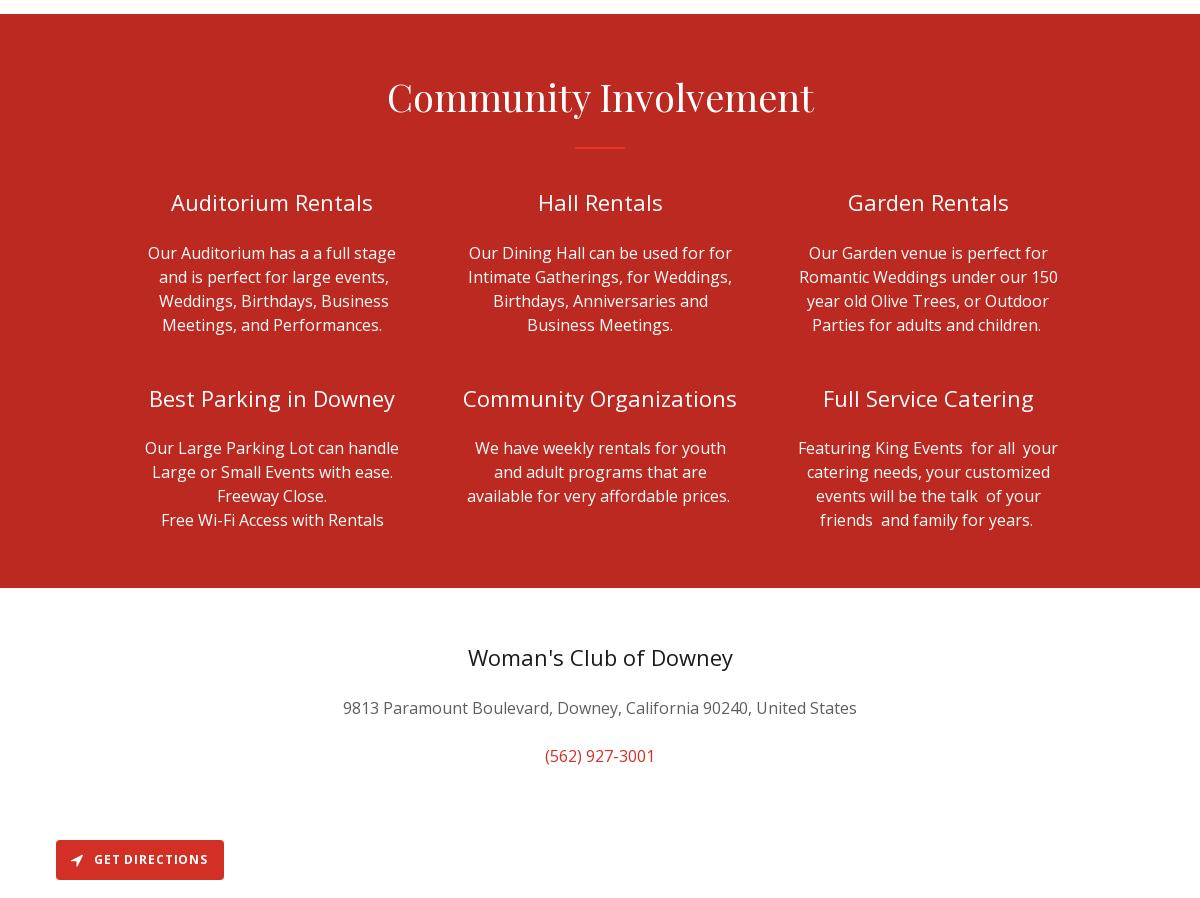 This screenshot has width=1200, height=898. I want to click on 'Community Involvement', so click(598, 94).